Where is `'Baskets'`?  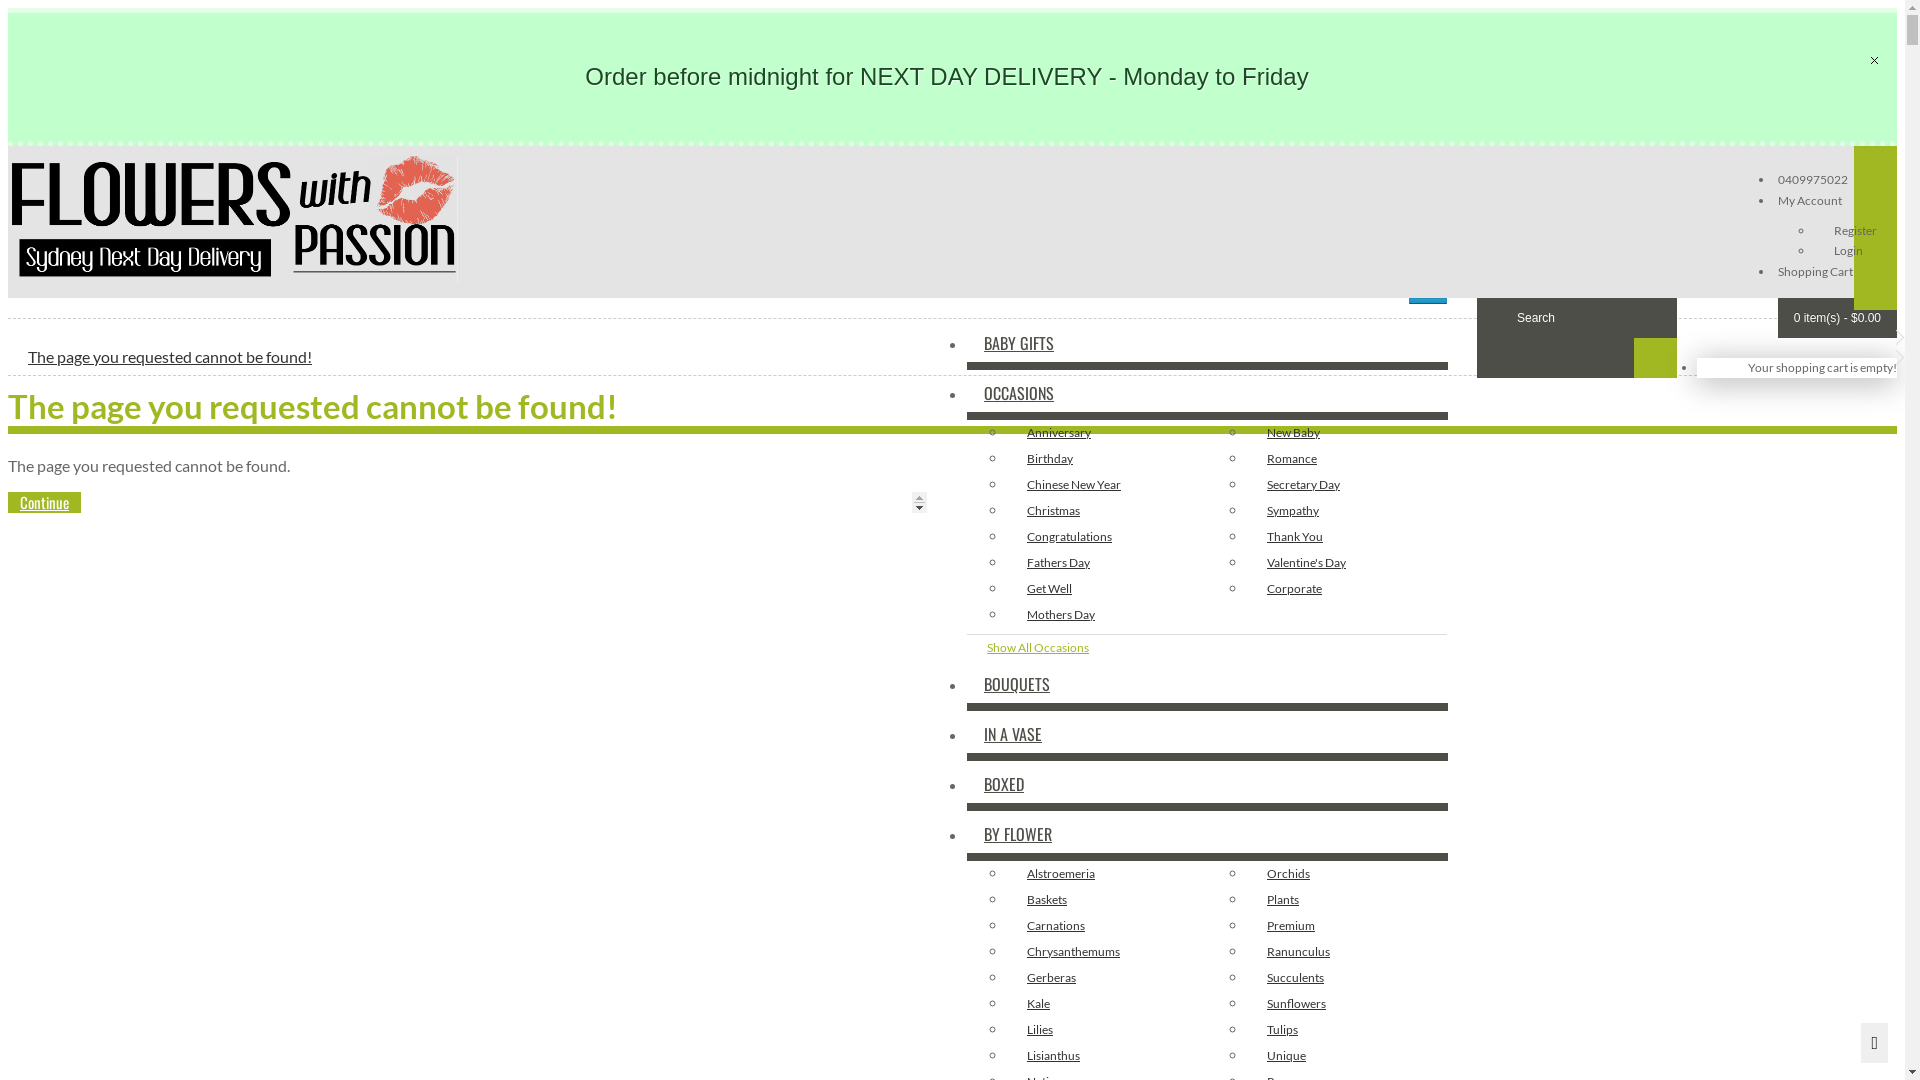 'Baskets' is located at coordinates (1007, 897).